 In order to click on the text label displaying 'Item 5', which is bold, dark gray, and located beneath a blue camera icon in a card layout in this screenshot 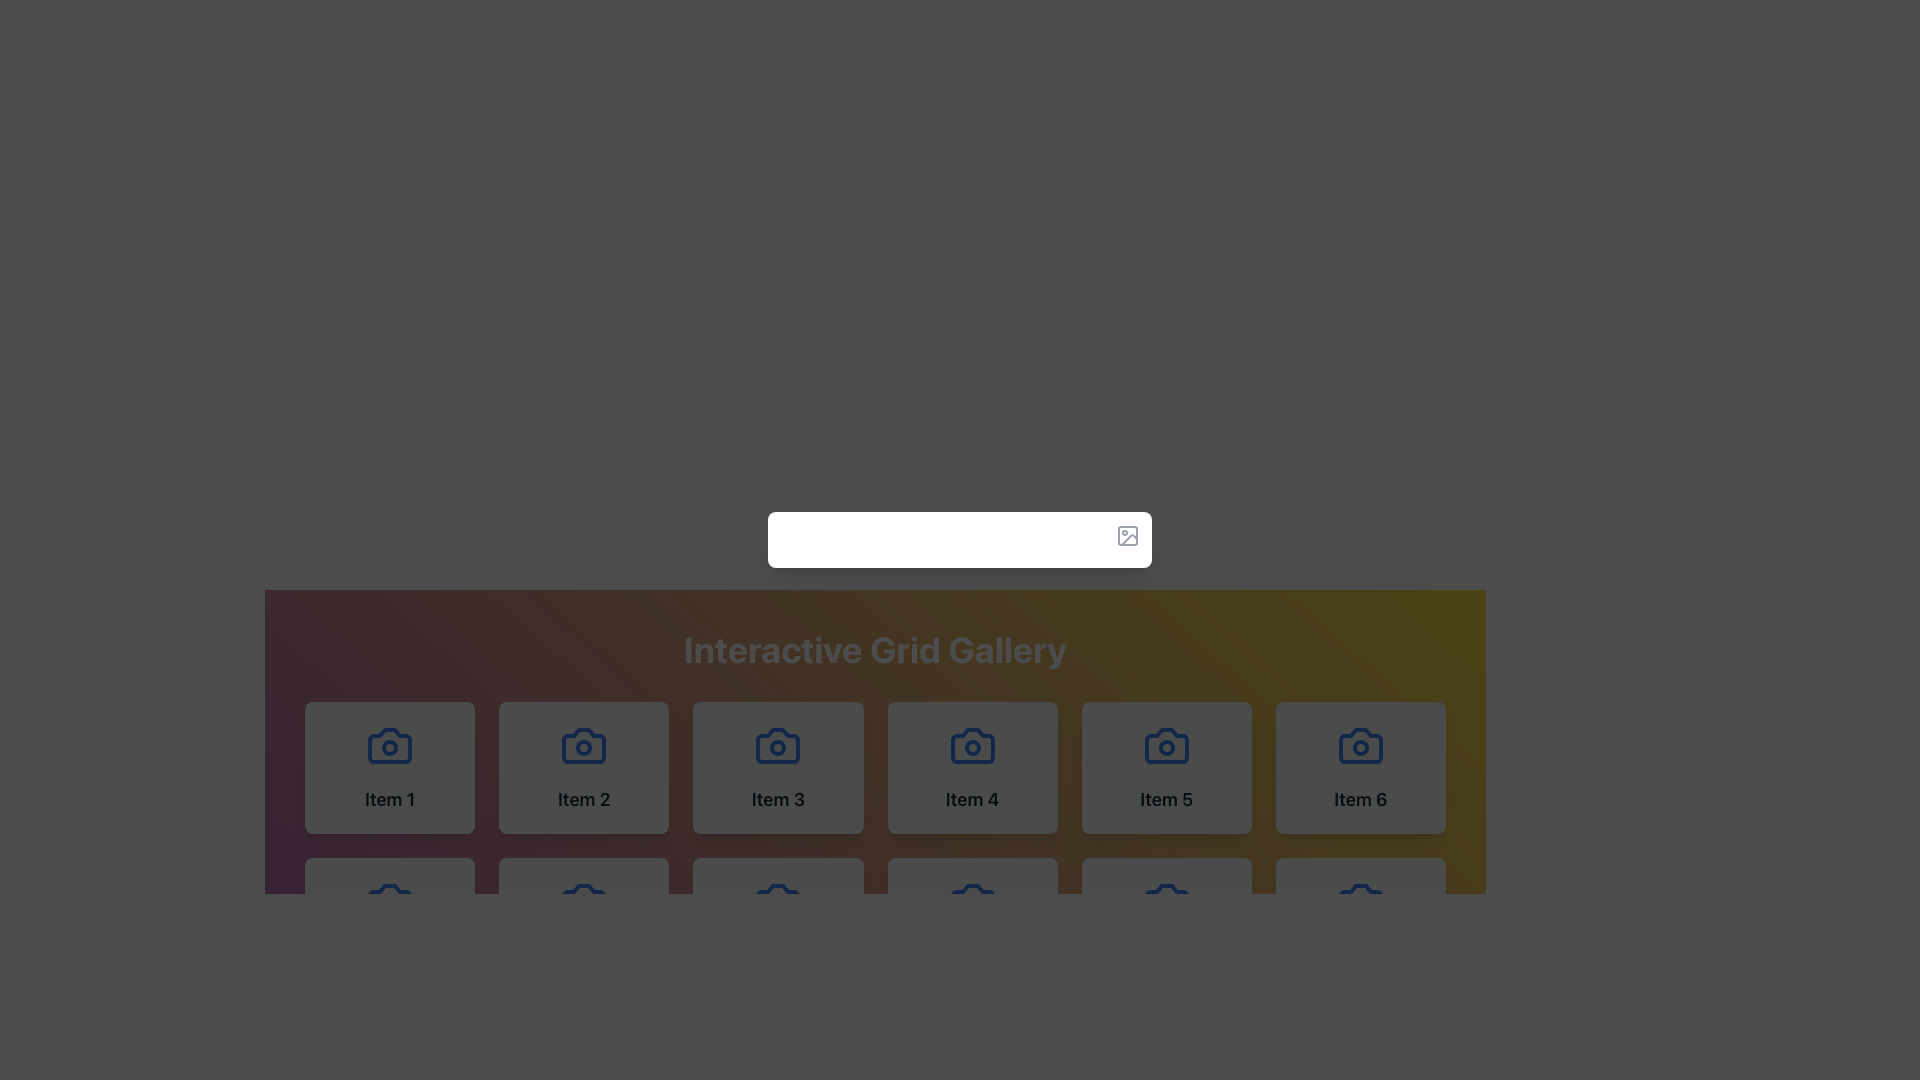, I will do `click(1166, 798)`.